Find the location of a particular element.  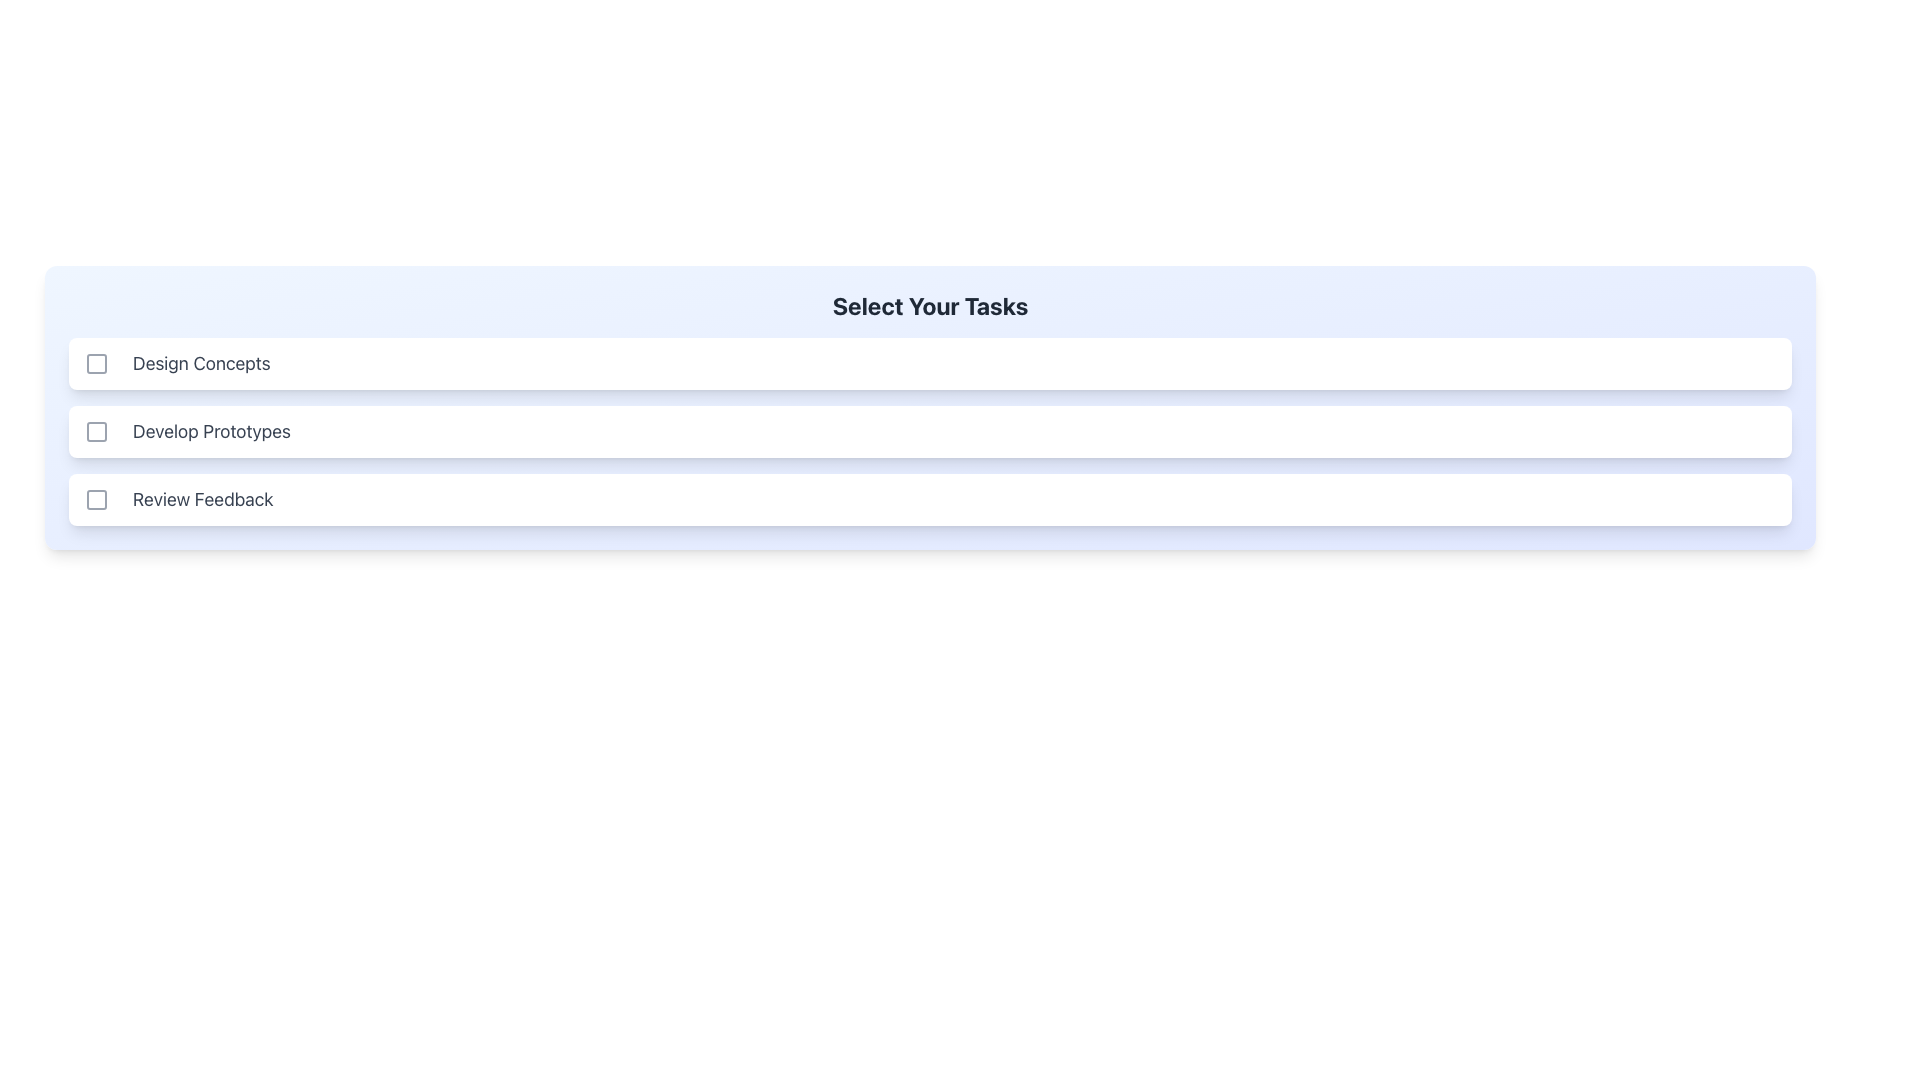

the square-shaped icon outlined in gray that is positioned to the left of the label 'Develop Prototypes' is located at coordinates (95, 431).